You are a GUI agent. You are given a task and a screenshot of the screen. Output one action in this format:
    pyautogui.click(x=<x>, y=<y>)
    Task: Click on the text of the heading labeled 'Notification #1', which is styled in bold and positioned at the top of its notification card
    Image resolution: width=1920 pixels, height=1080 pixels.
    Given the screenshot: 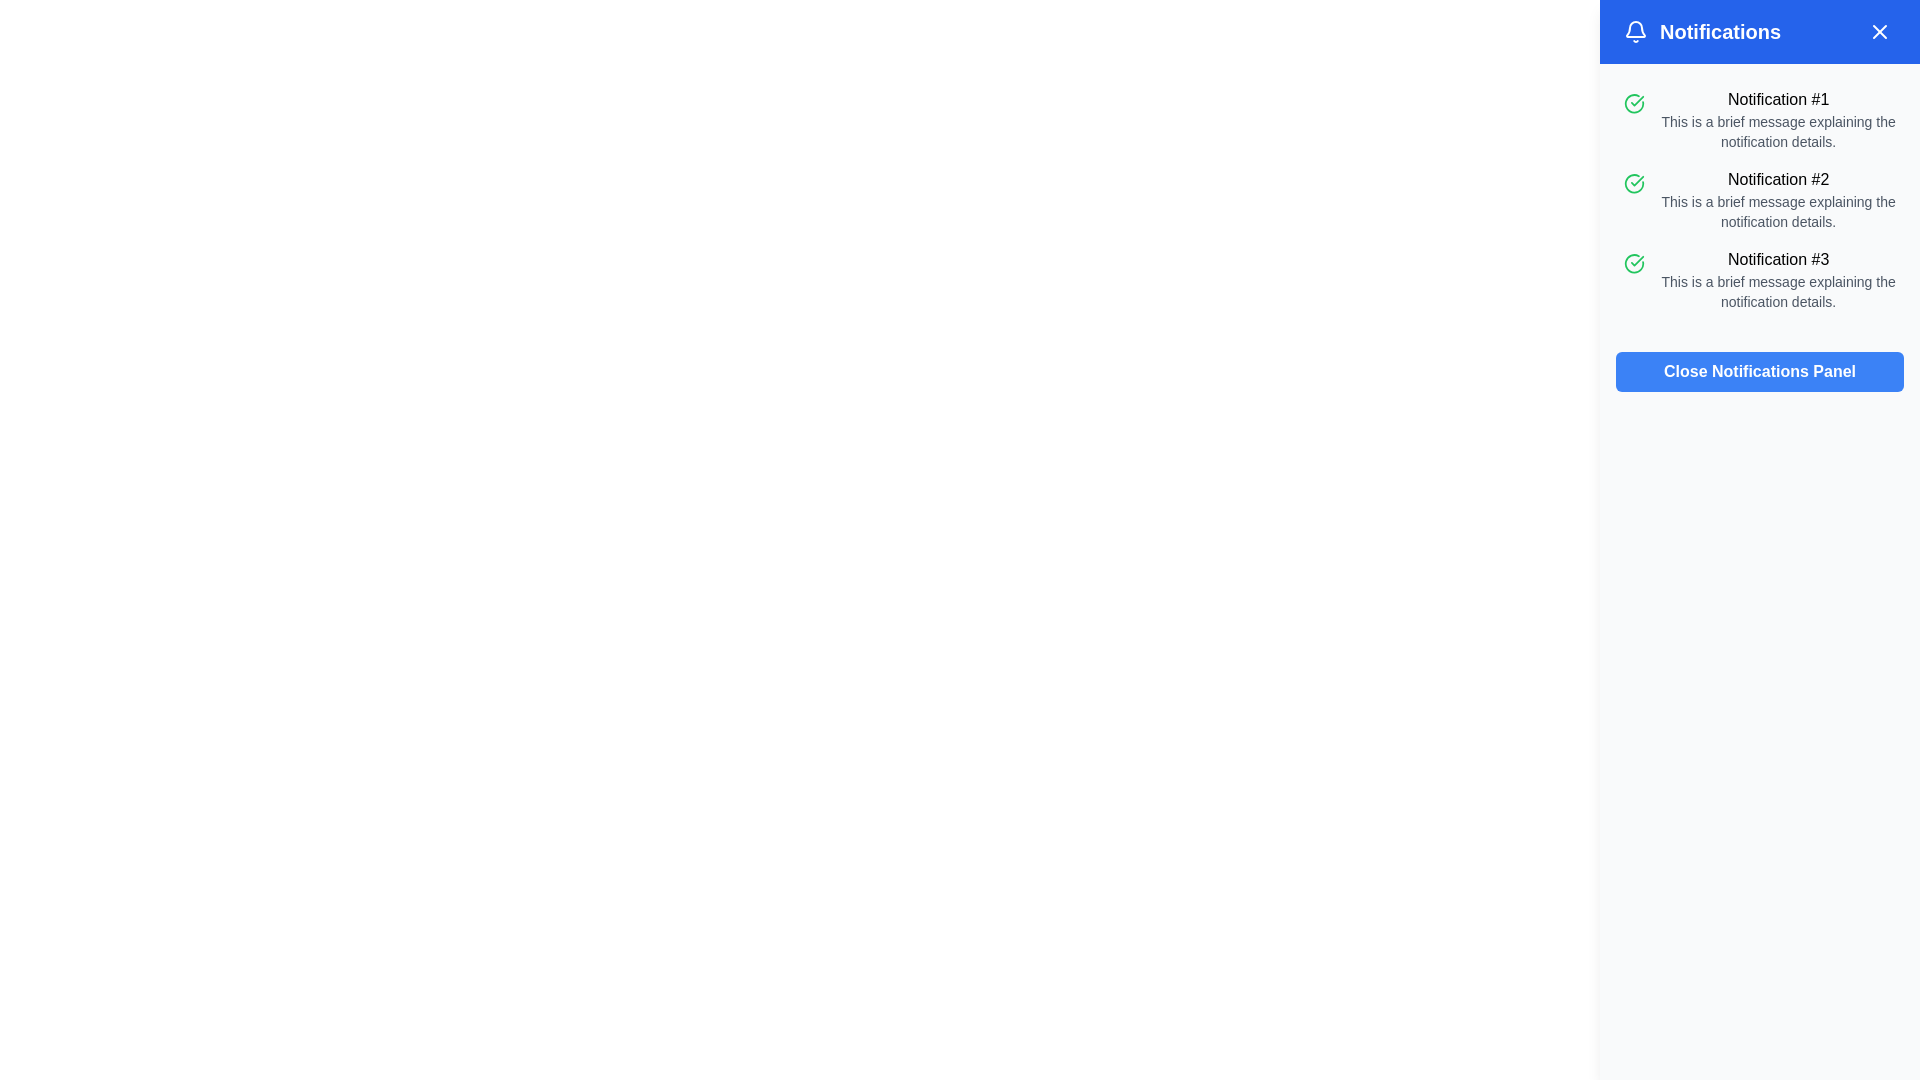 What is the action you would take?
    pyautogui.click(x=1778, y=100)
    